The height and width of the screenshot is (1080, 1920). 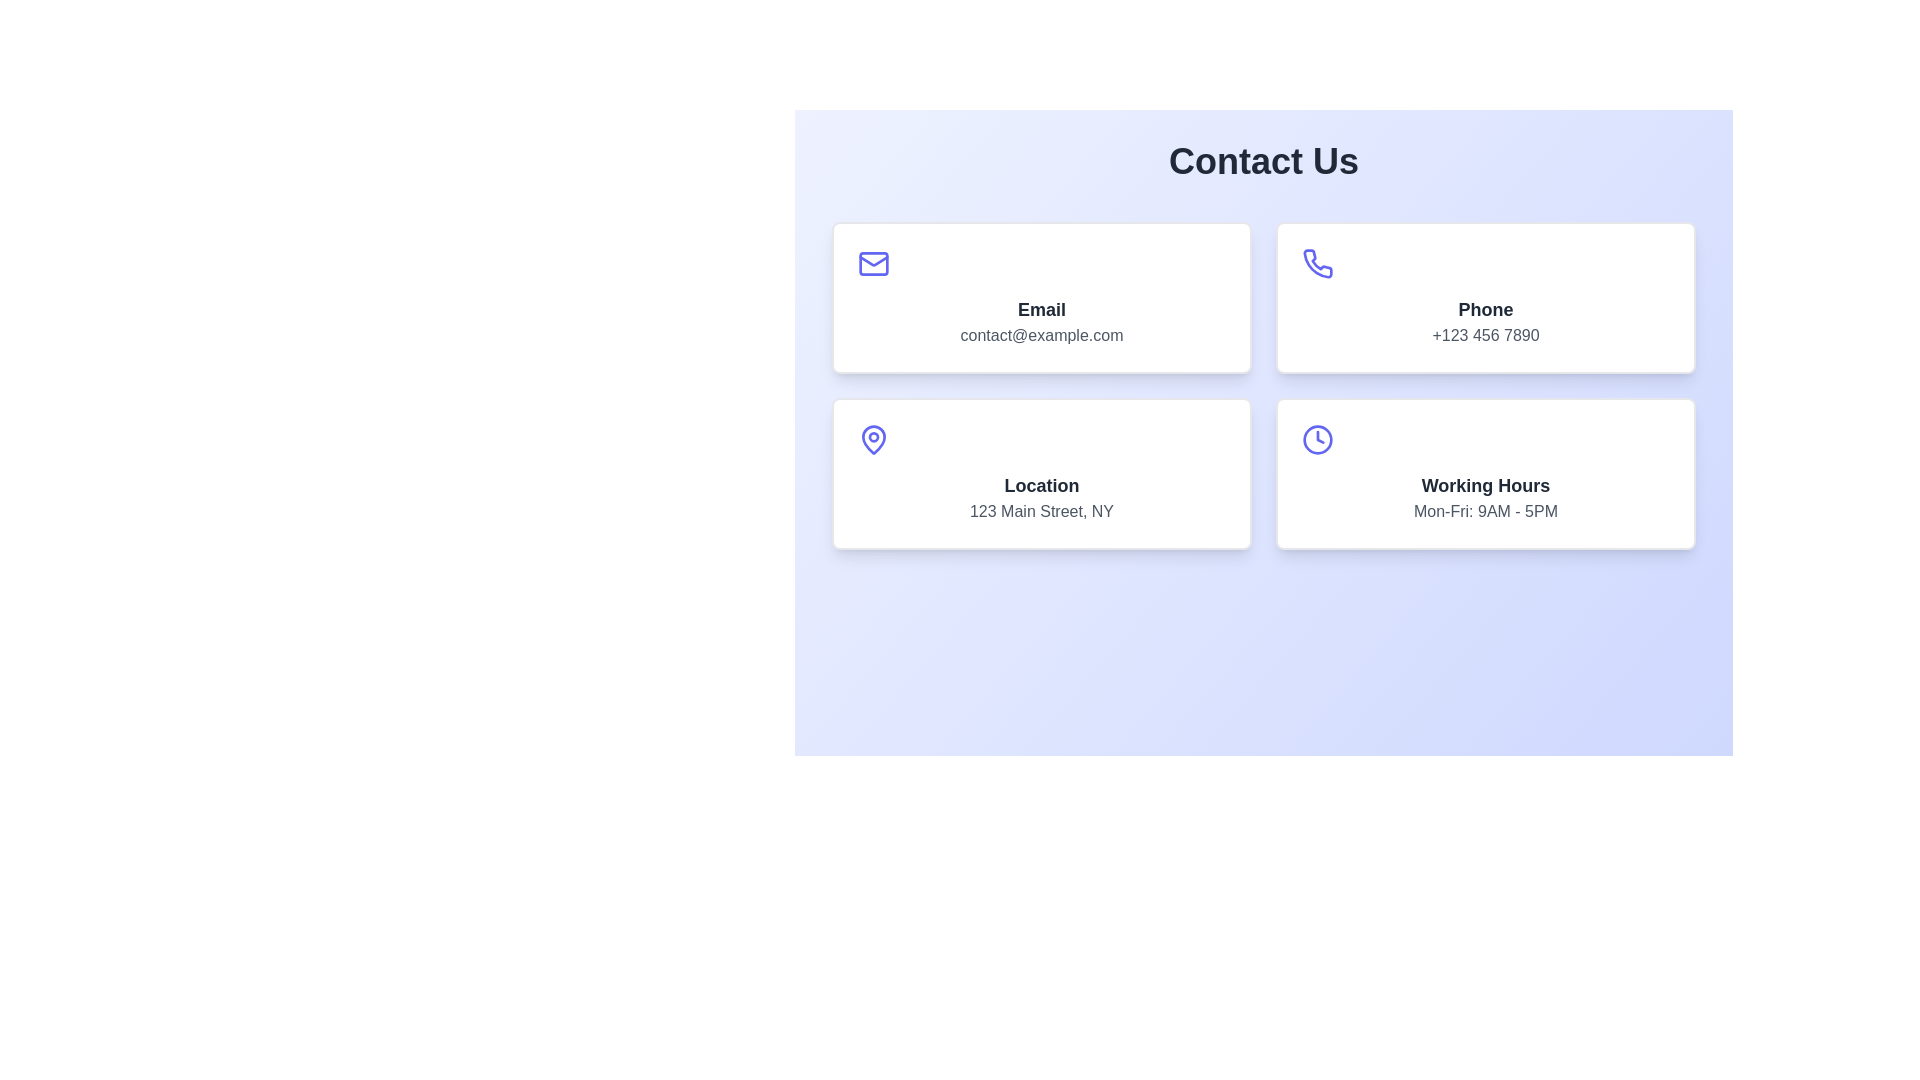 What do you see at coordinates (1486, 309) in the screenshot?
I see `the 'Phone' static text label located in the upper right quadrant of the 'Phone' contact card component, directly beneath the phone icon` at bounding box center [1486, 309].